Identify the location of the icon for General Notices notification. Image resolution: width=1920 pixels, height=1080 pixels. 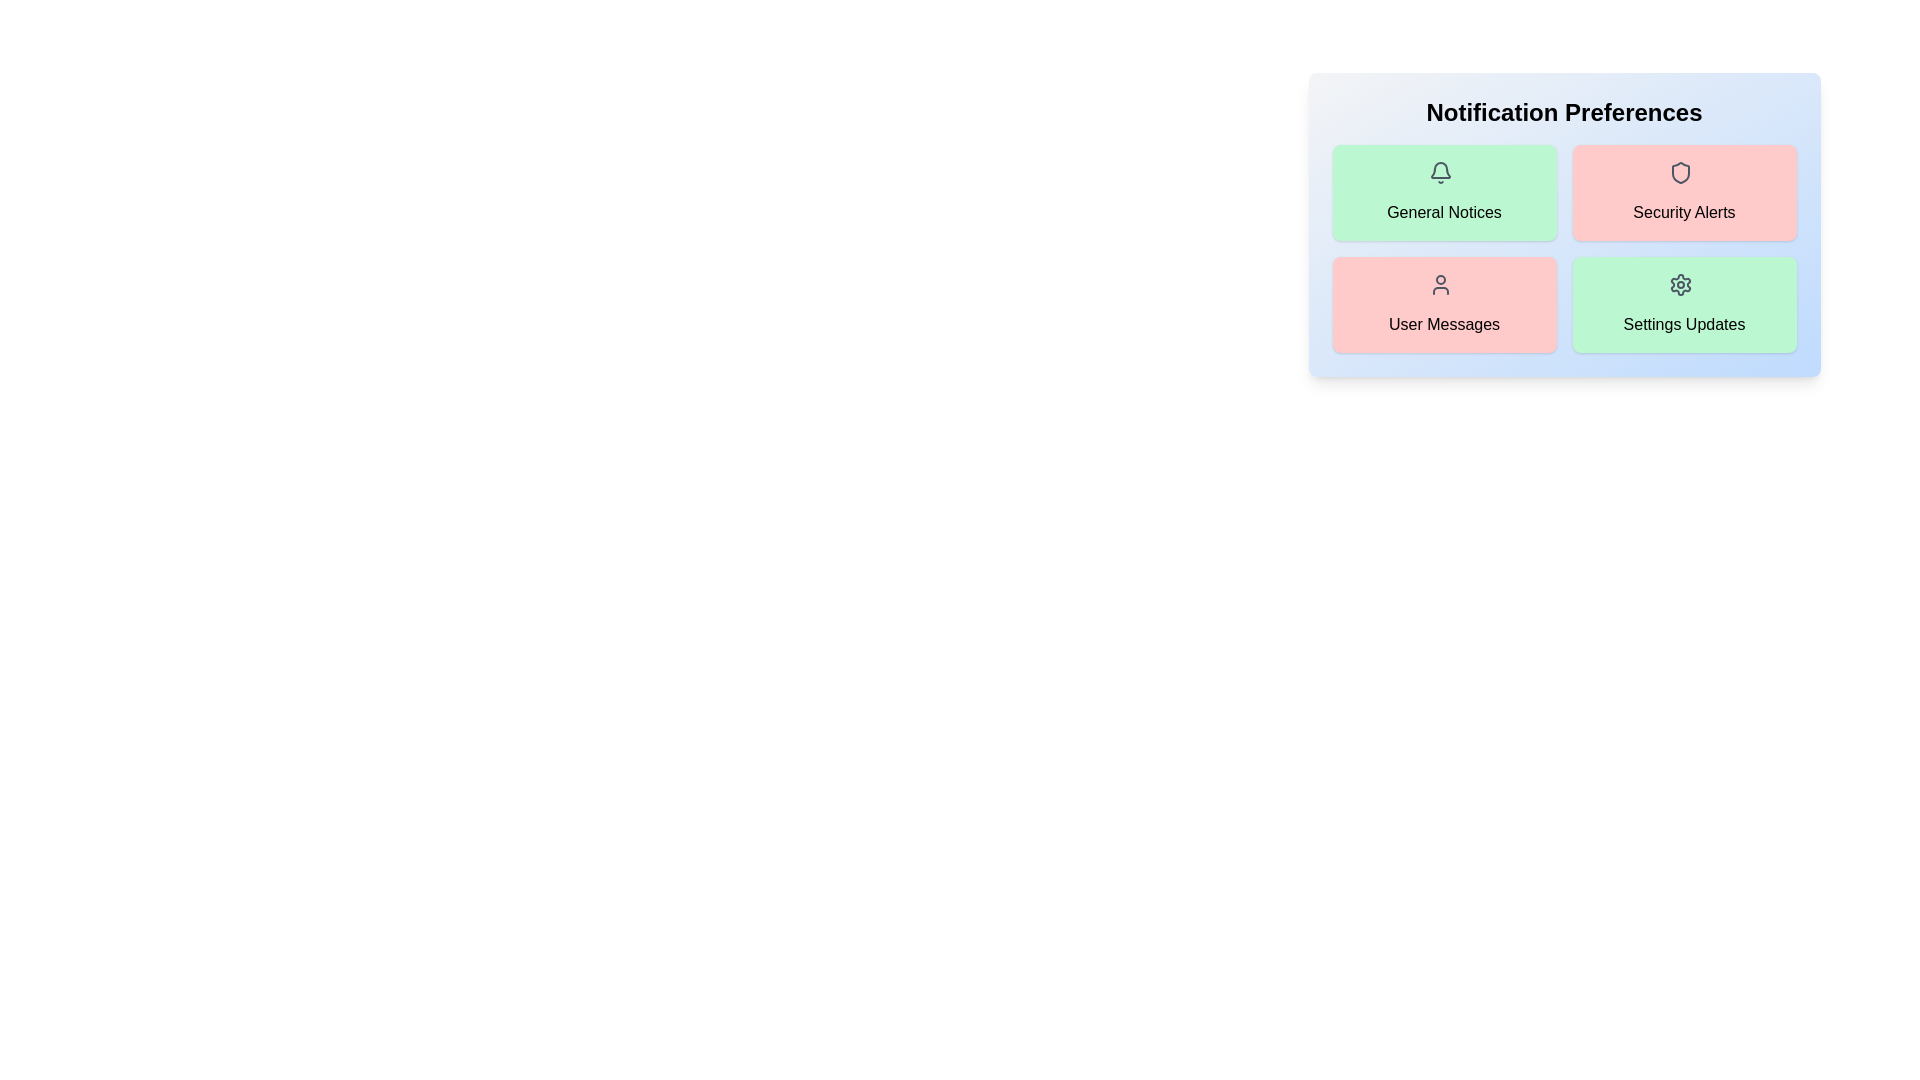
(1444, 176).